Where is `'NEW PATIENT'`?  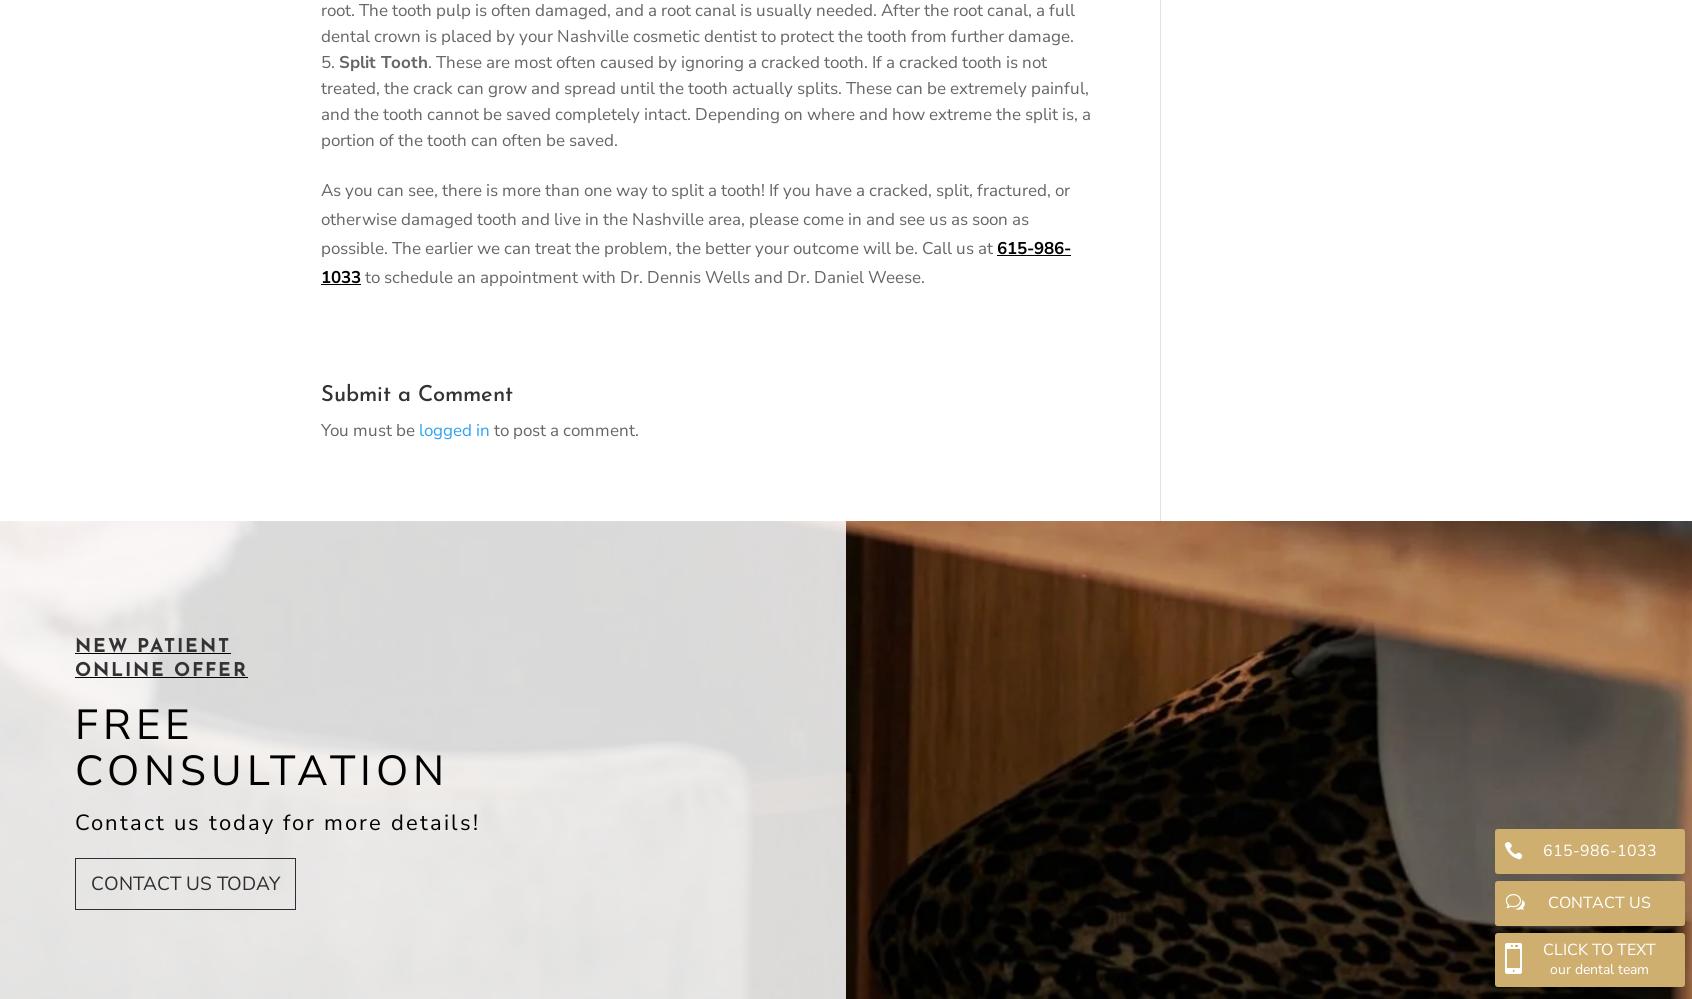
'NEW PATIENT' is located at coordinates (151, 645).